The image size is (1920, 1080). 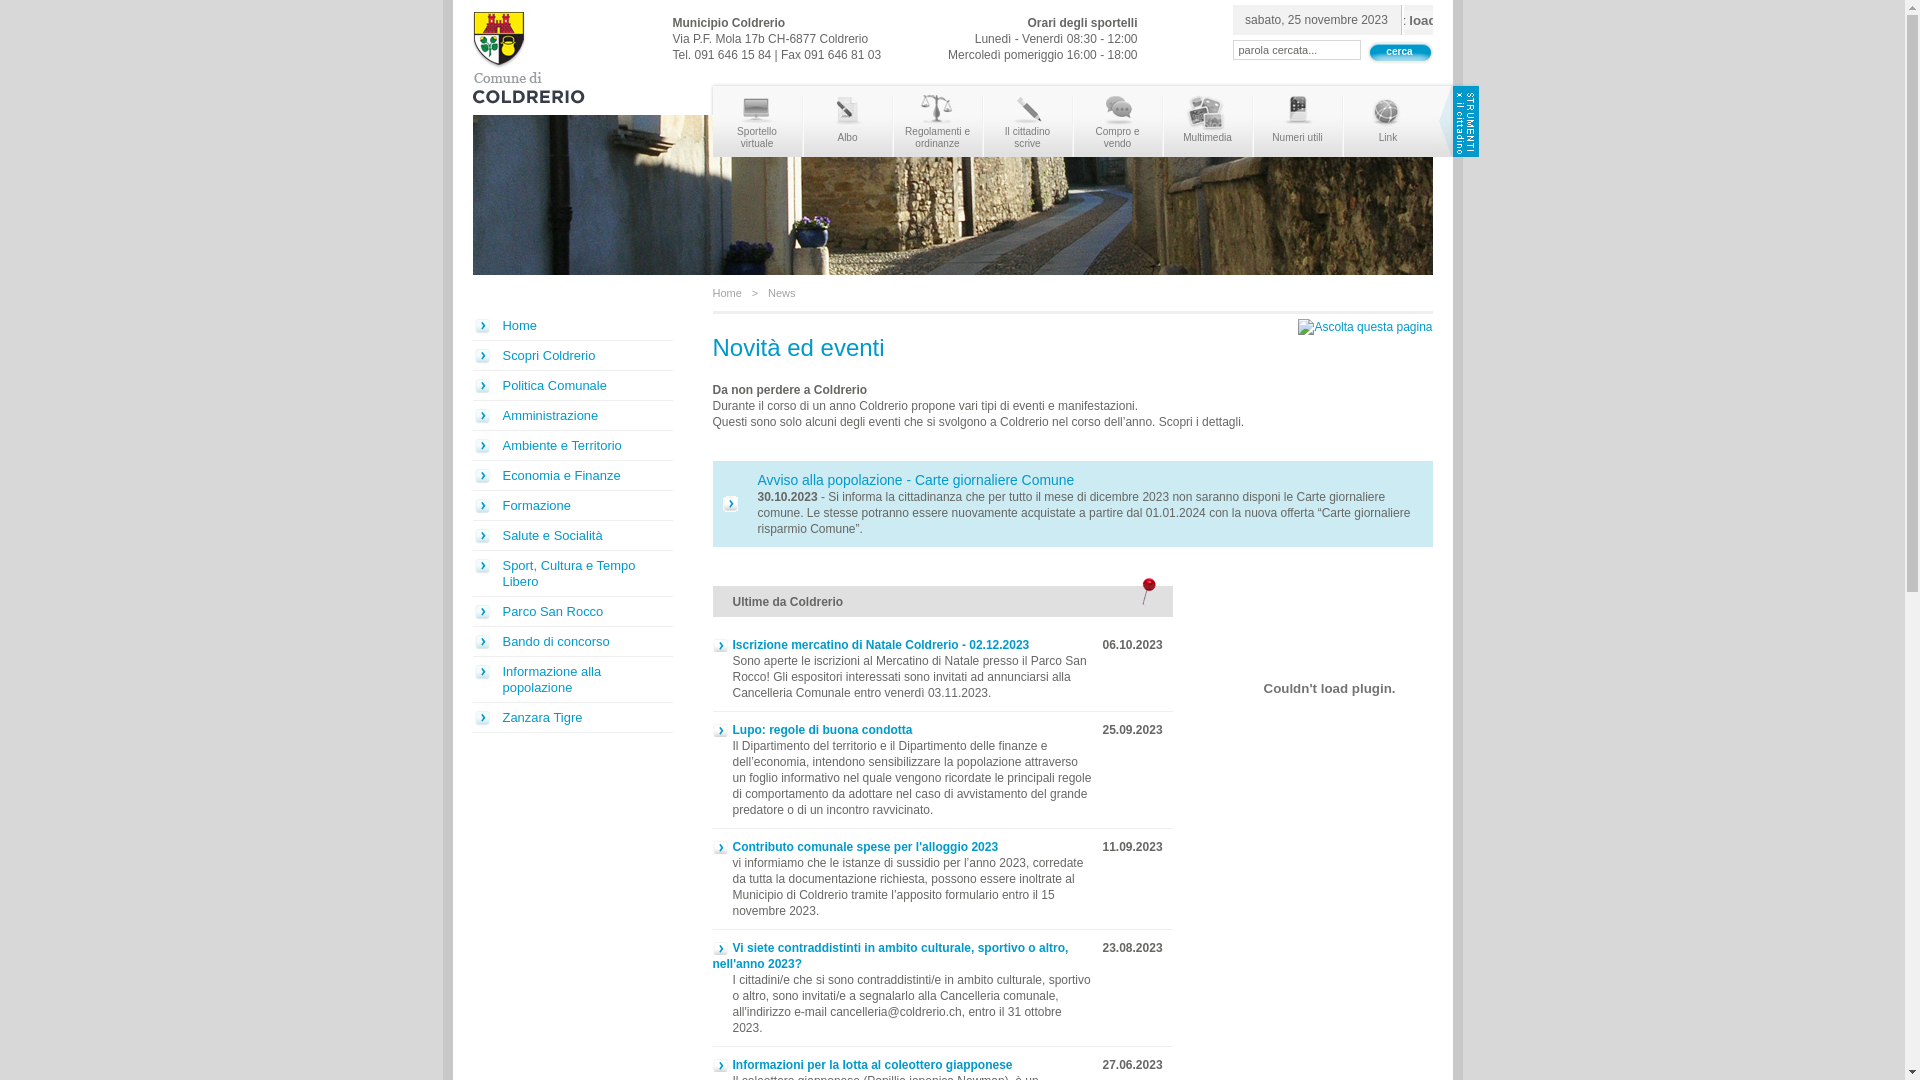 I want to click on 'Economia e Finanze', so click(x=570, y=475).